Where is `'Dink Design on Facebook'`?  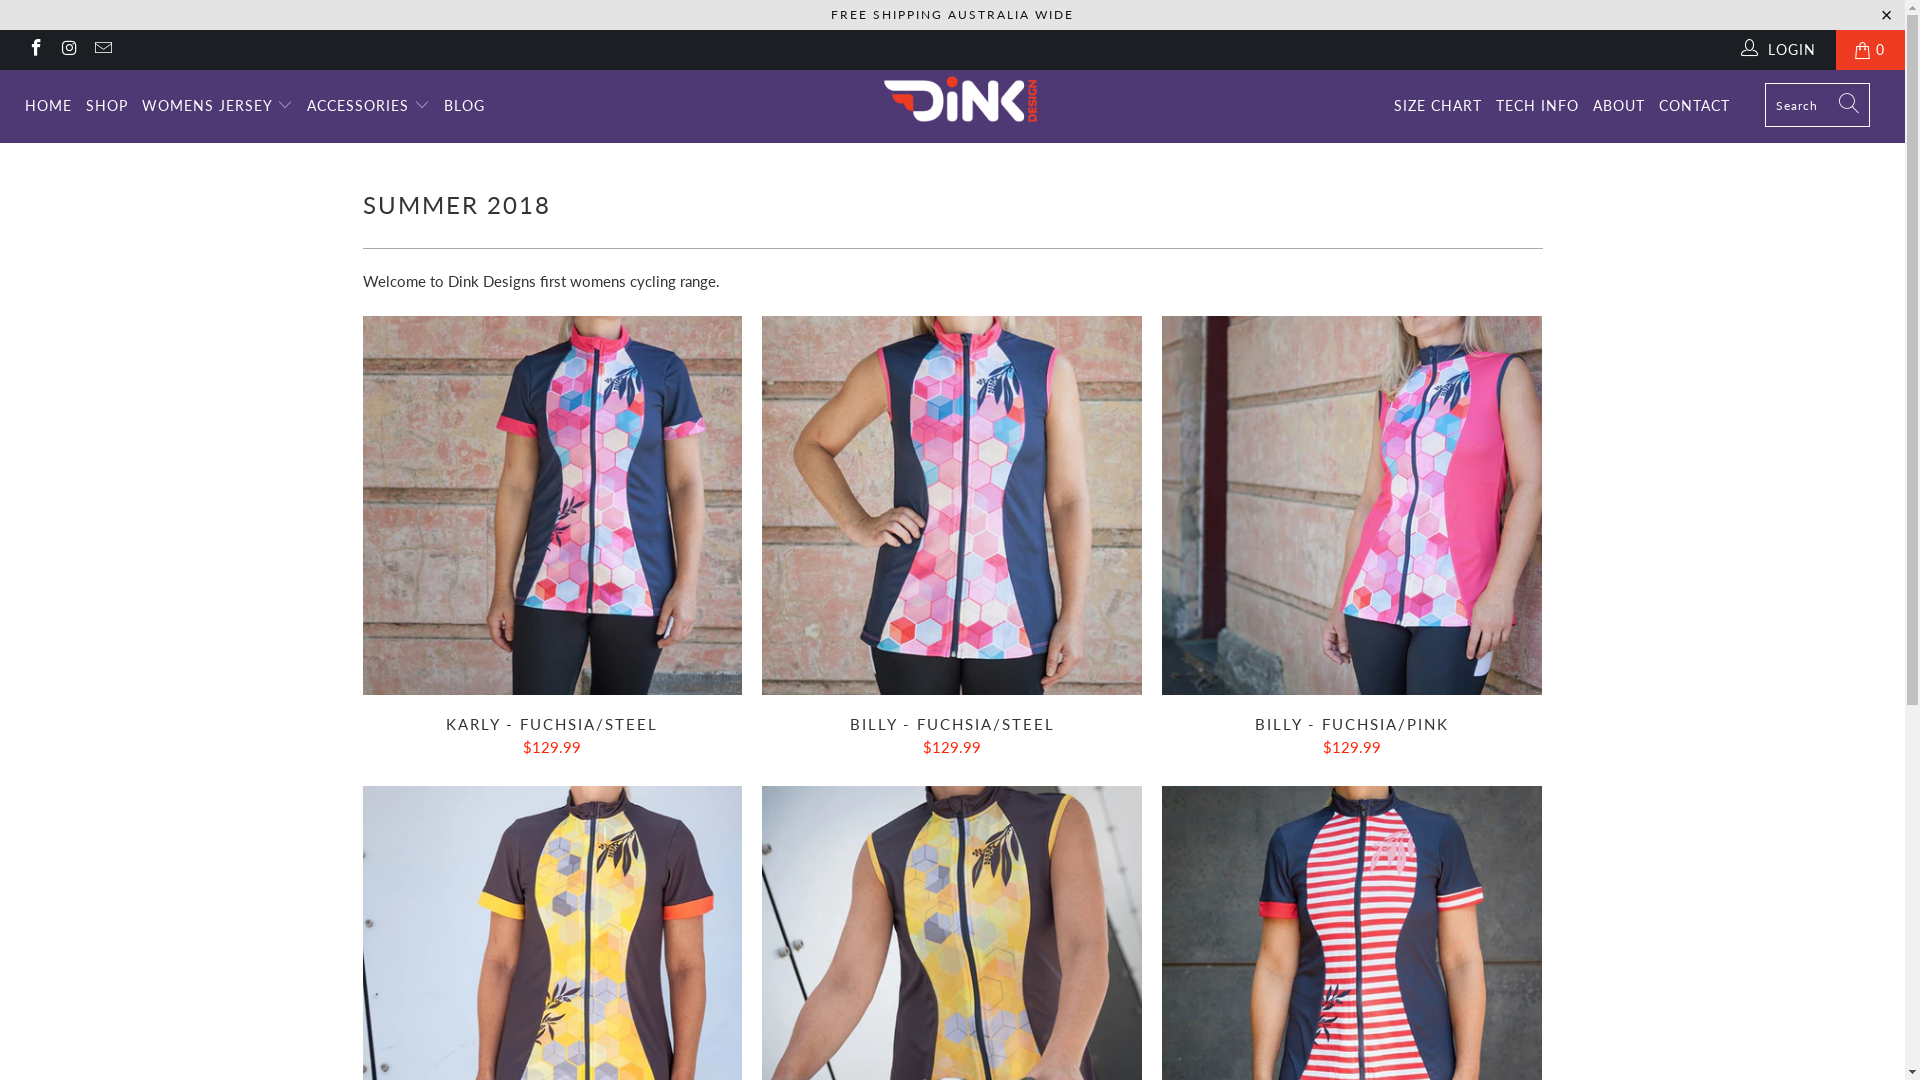 'Dink Design on Facebook' is located at coordinates (34, 48).